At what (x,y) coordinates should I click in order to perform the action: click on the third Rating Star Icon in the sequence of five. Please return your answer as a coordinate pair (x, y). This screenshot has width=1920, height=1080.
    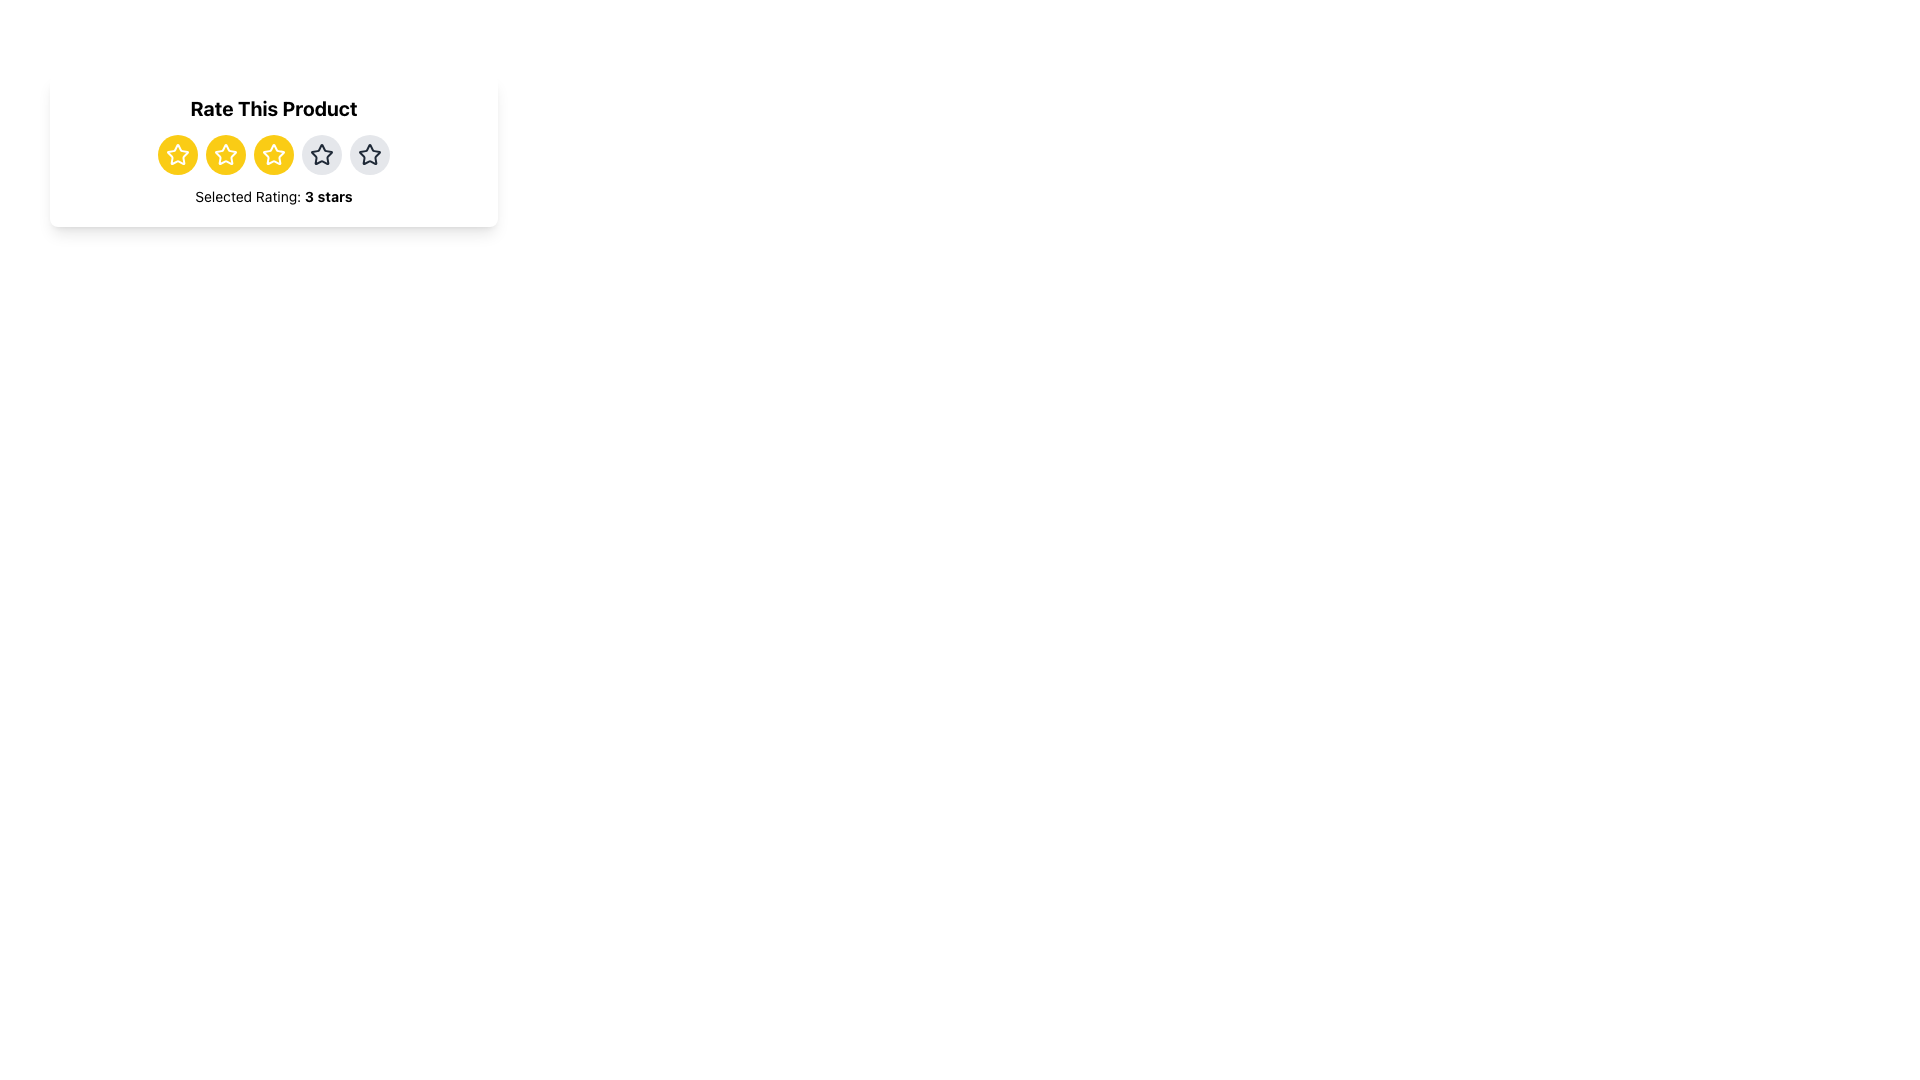
    Looking at the image, I should click on (272, 153).